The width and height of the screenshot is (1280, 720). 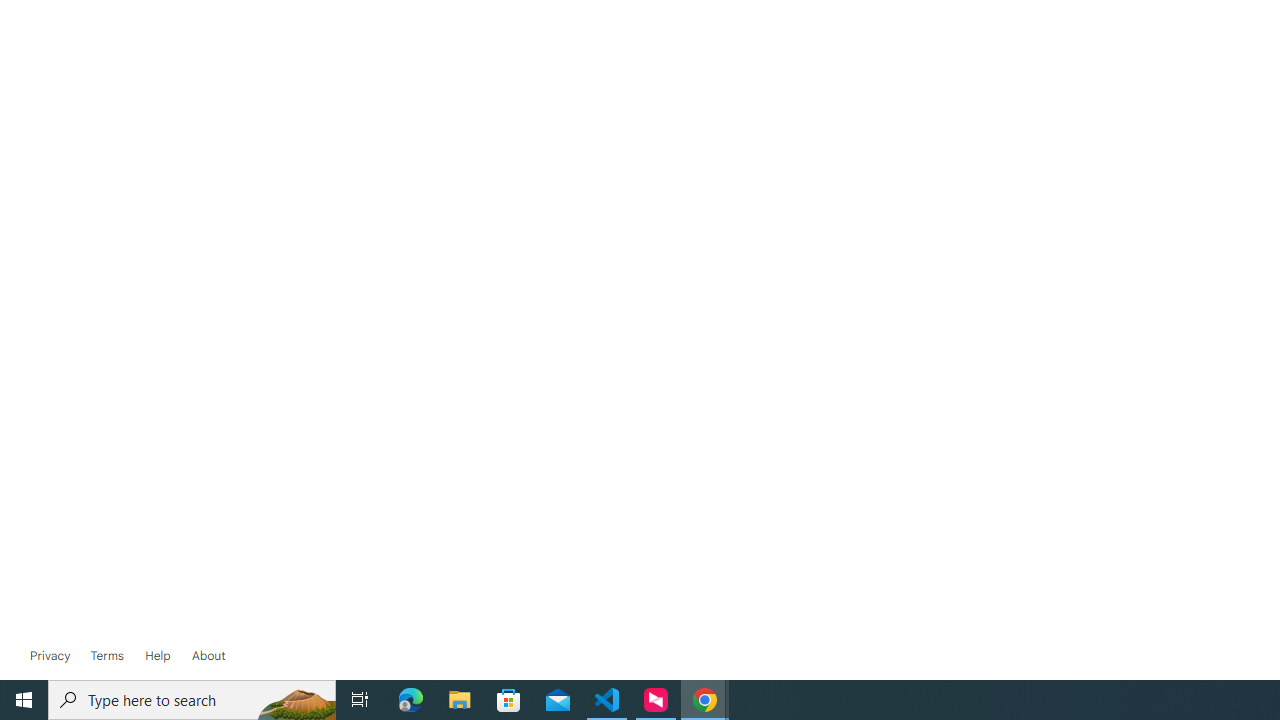 I want to click on 'Terms', so click(x=105, y=655).